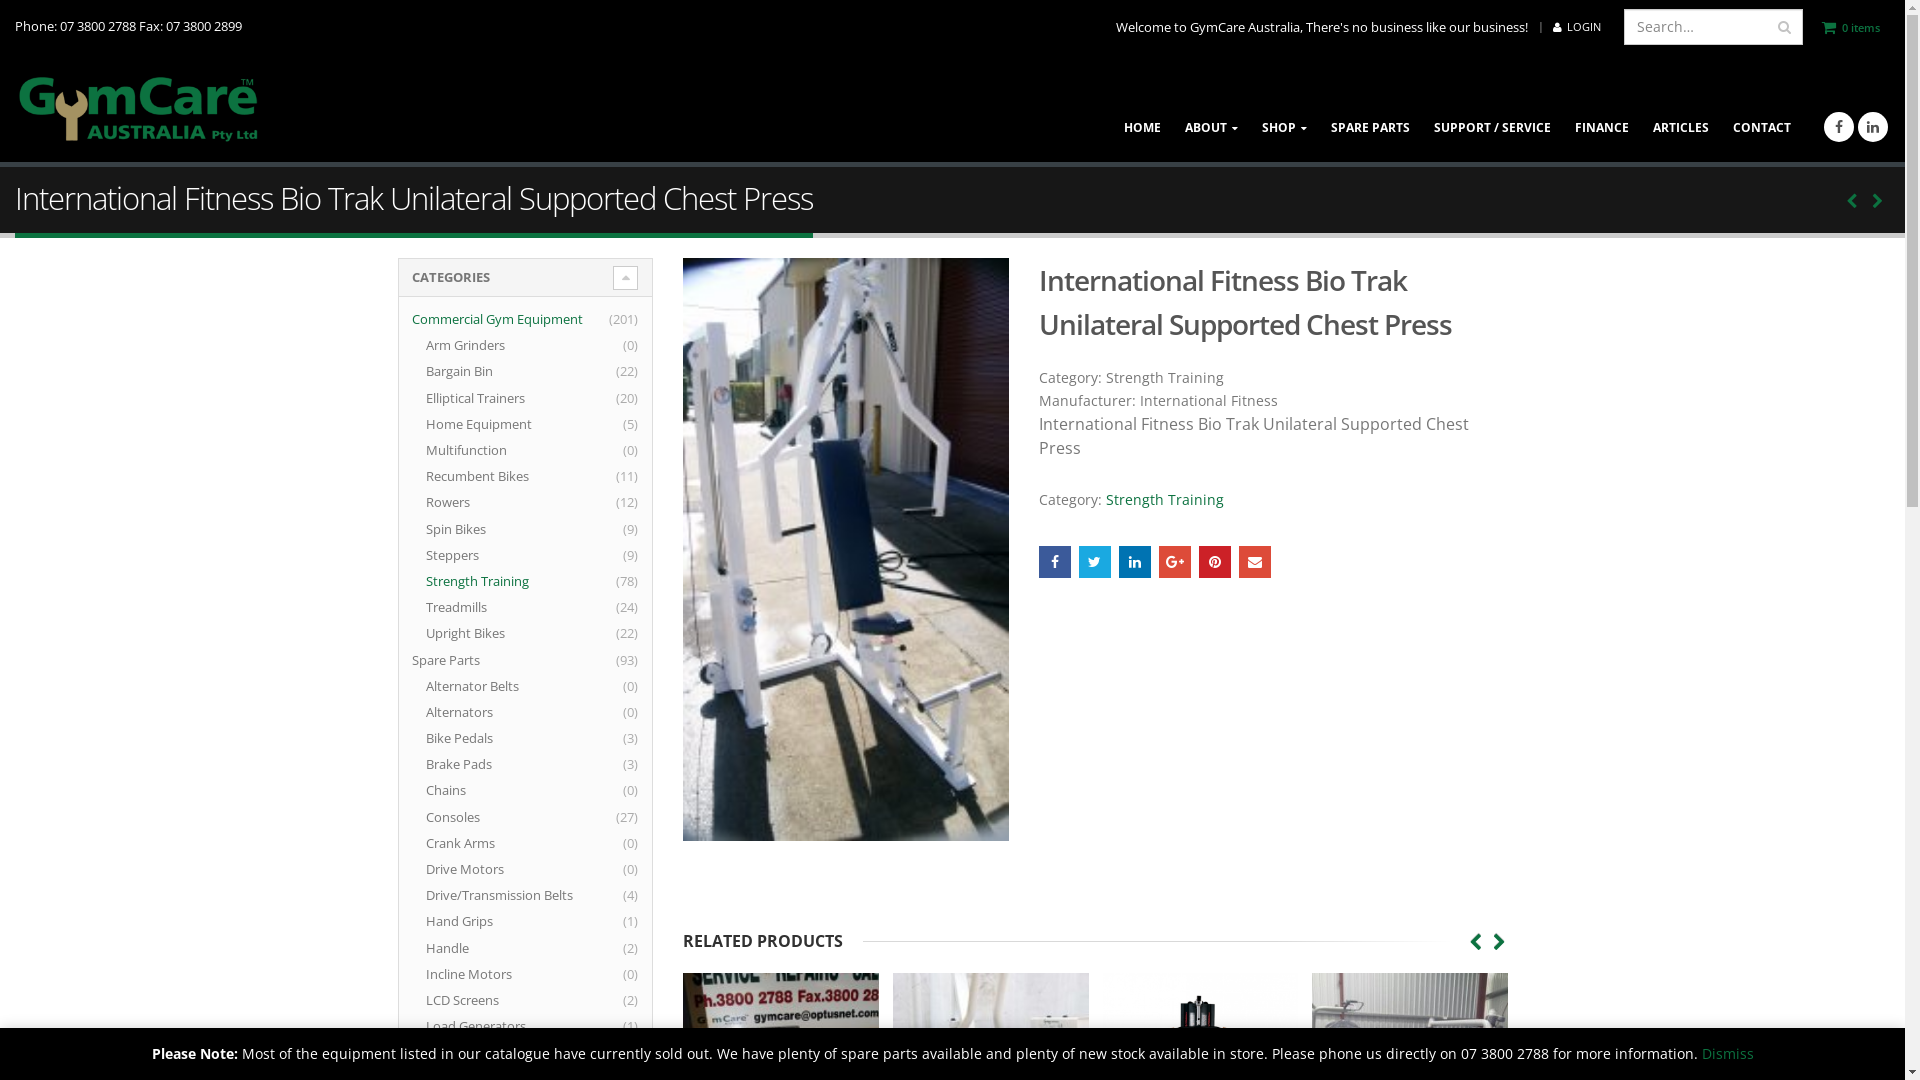  What do you see at coordinates (477, 632) in the screenshot?
I see `'Upright Bikes'` at bounding box center [477, 632].